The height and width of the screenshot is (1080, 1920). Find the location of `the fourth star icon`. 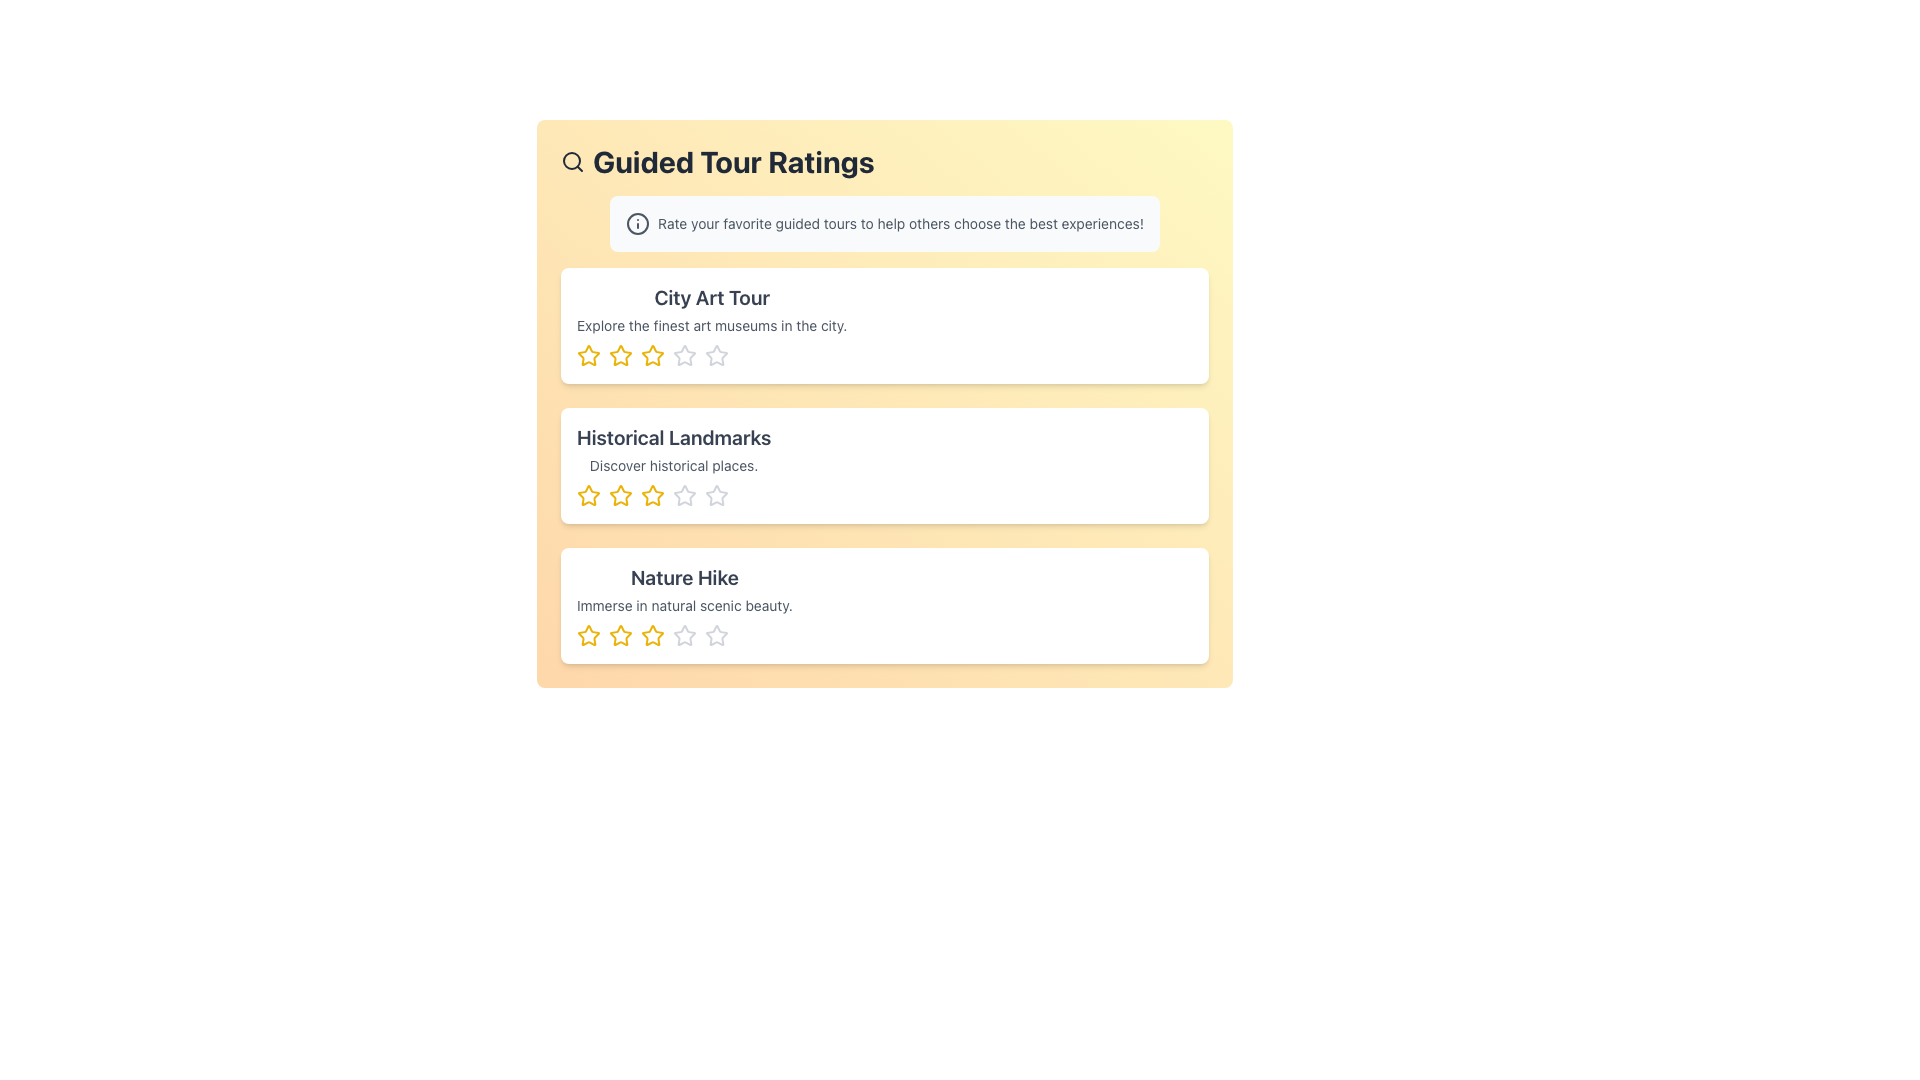

the fourth star icon is located at coordinates (652, 635).